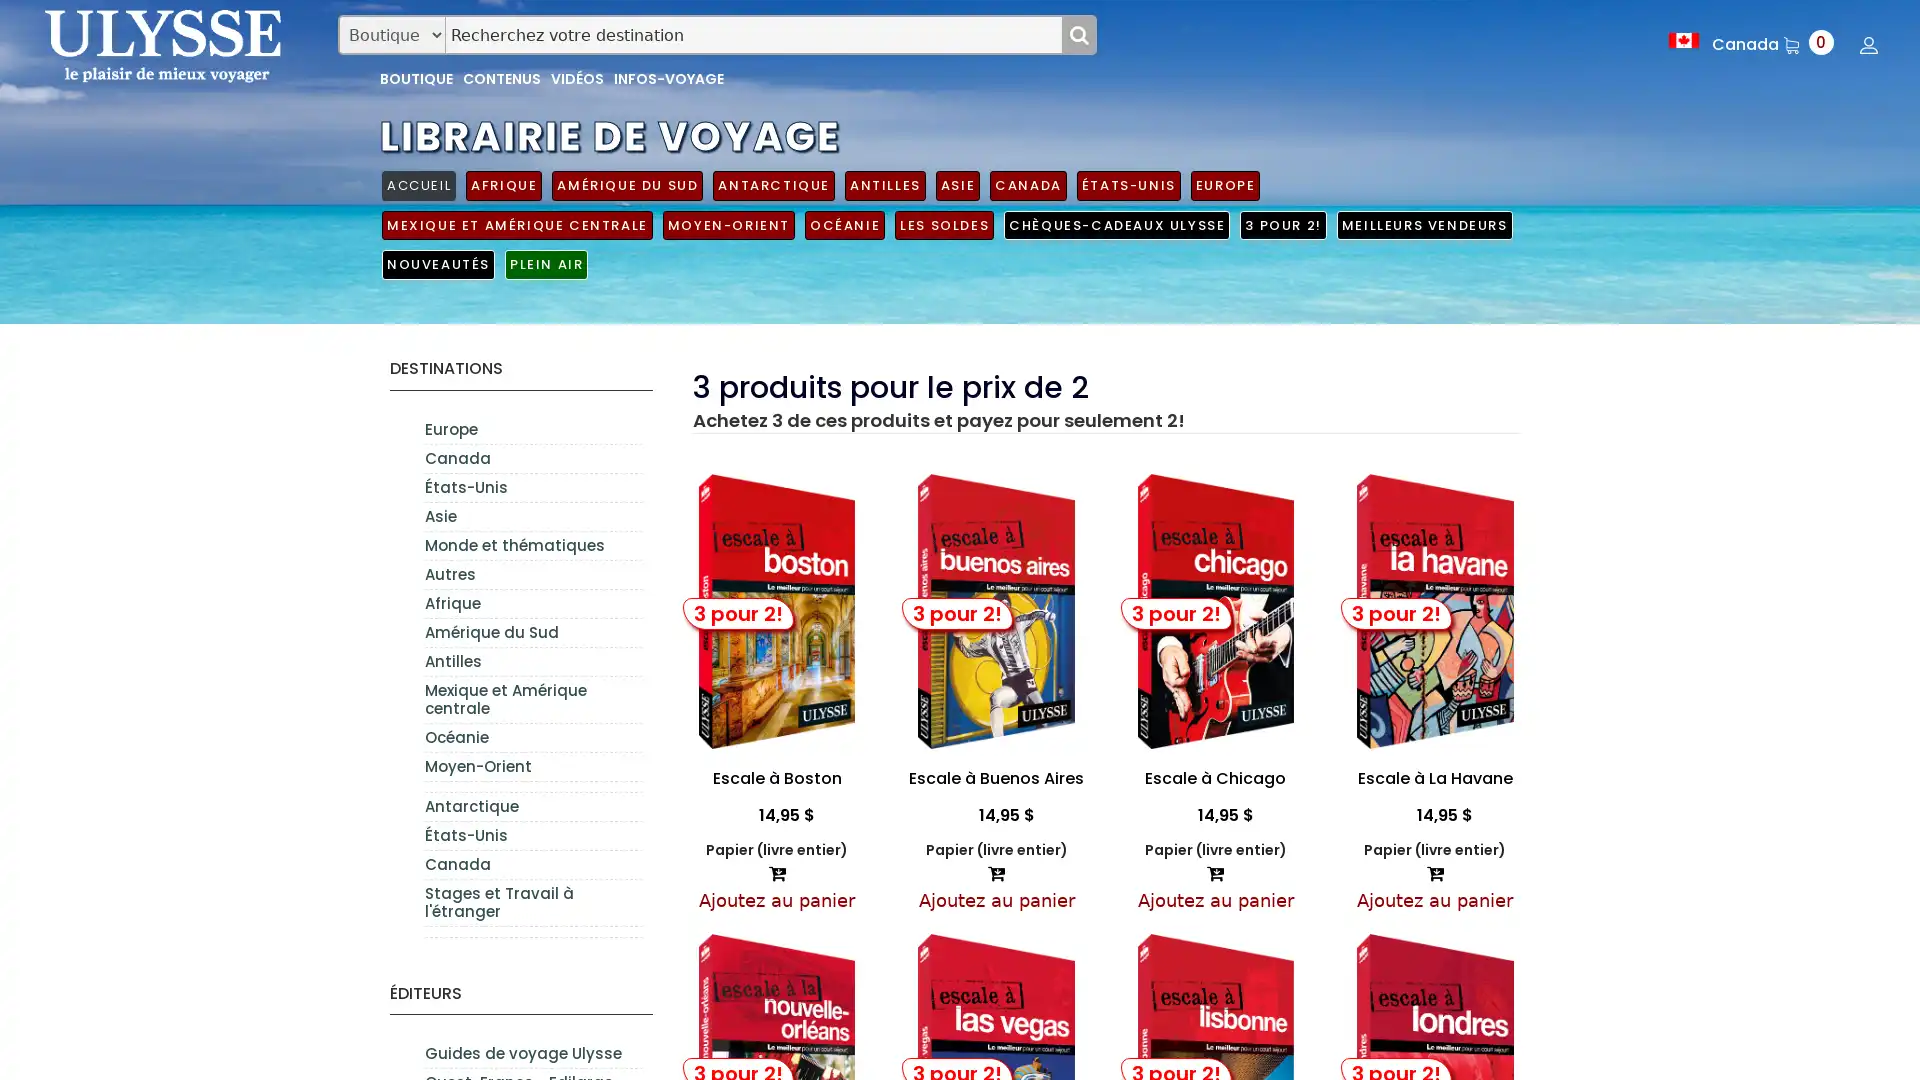  Describe the element at coordinates (996, 898) in the screenshot. I see `Ajoutez au panier` at that location.